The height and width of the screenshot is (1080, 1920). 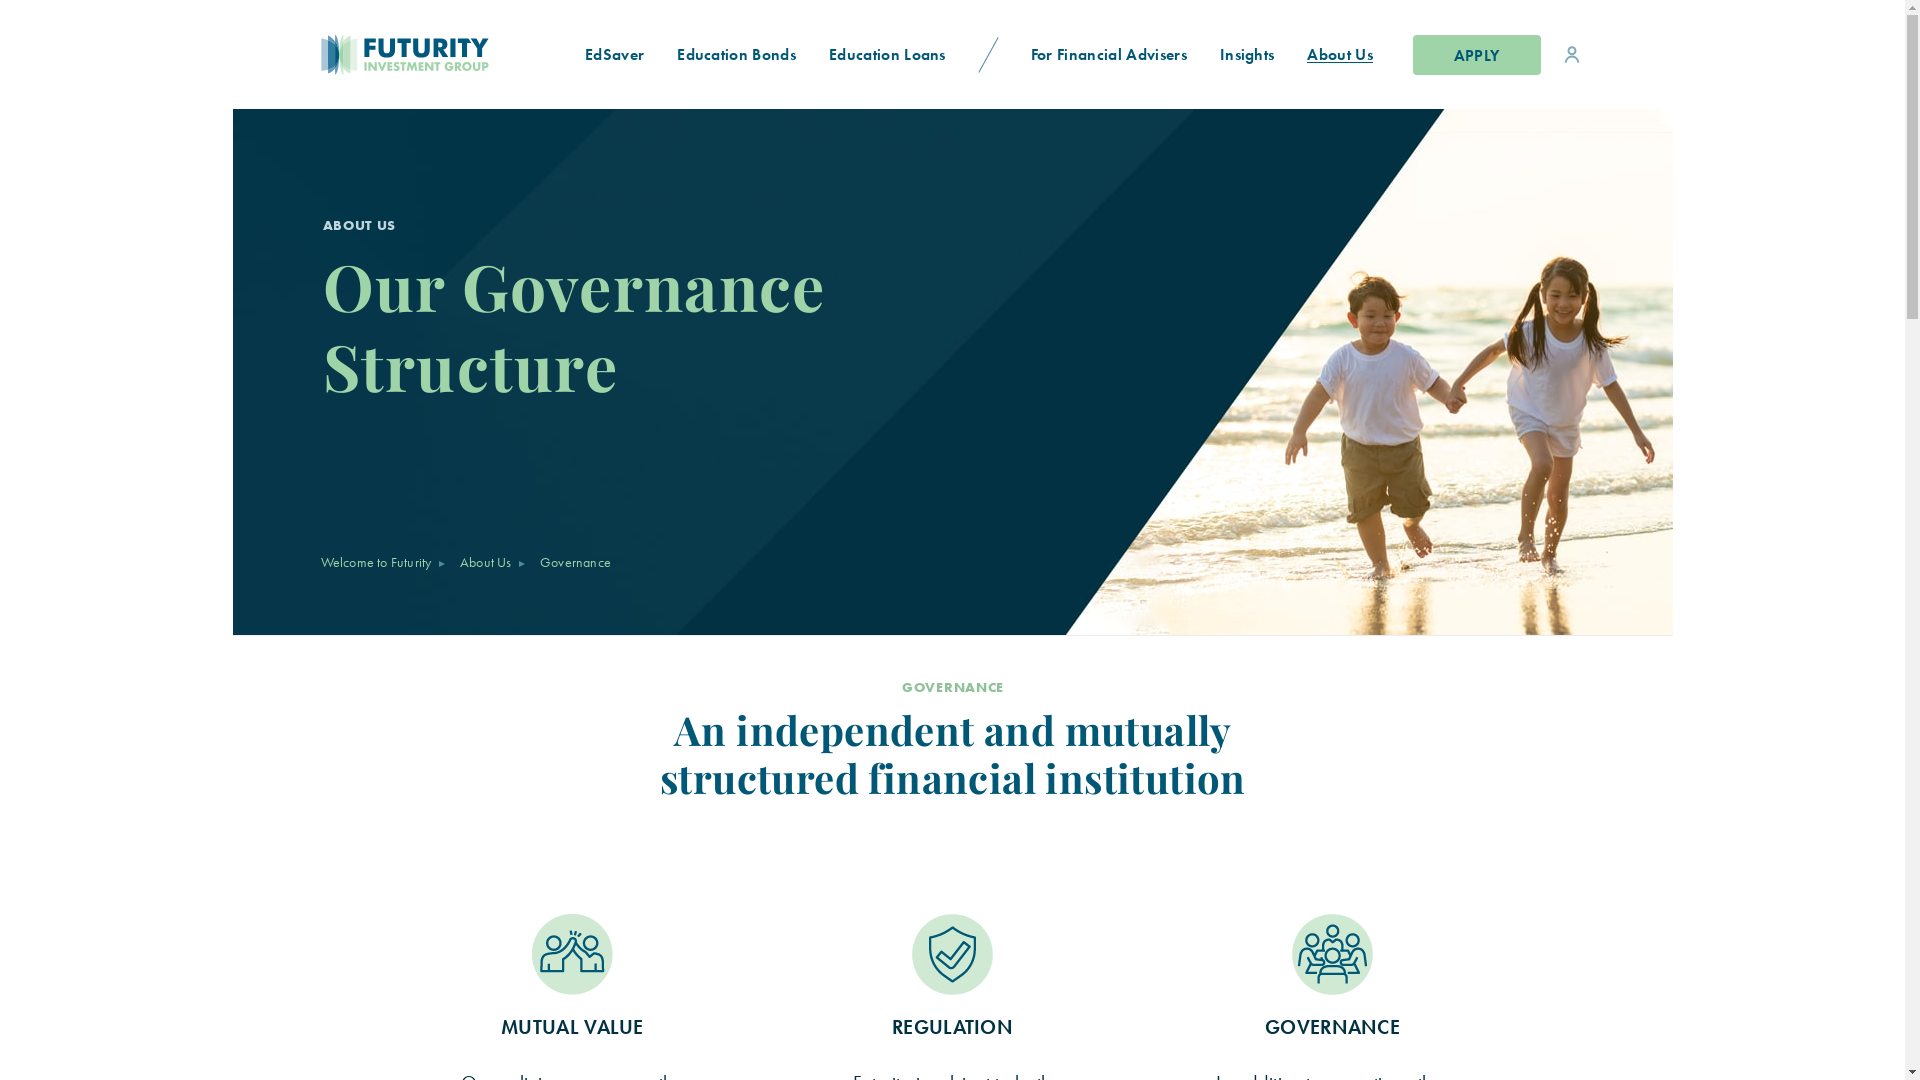 What do you see at coordinates (1246, 53) in the screenshot?
I see `'Insights'` at bounding box center [1246, 53].